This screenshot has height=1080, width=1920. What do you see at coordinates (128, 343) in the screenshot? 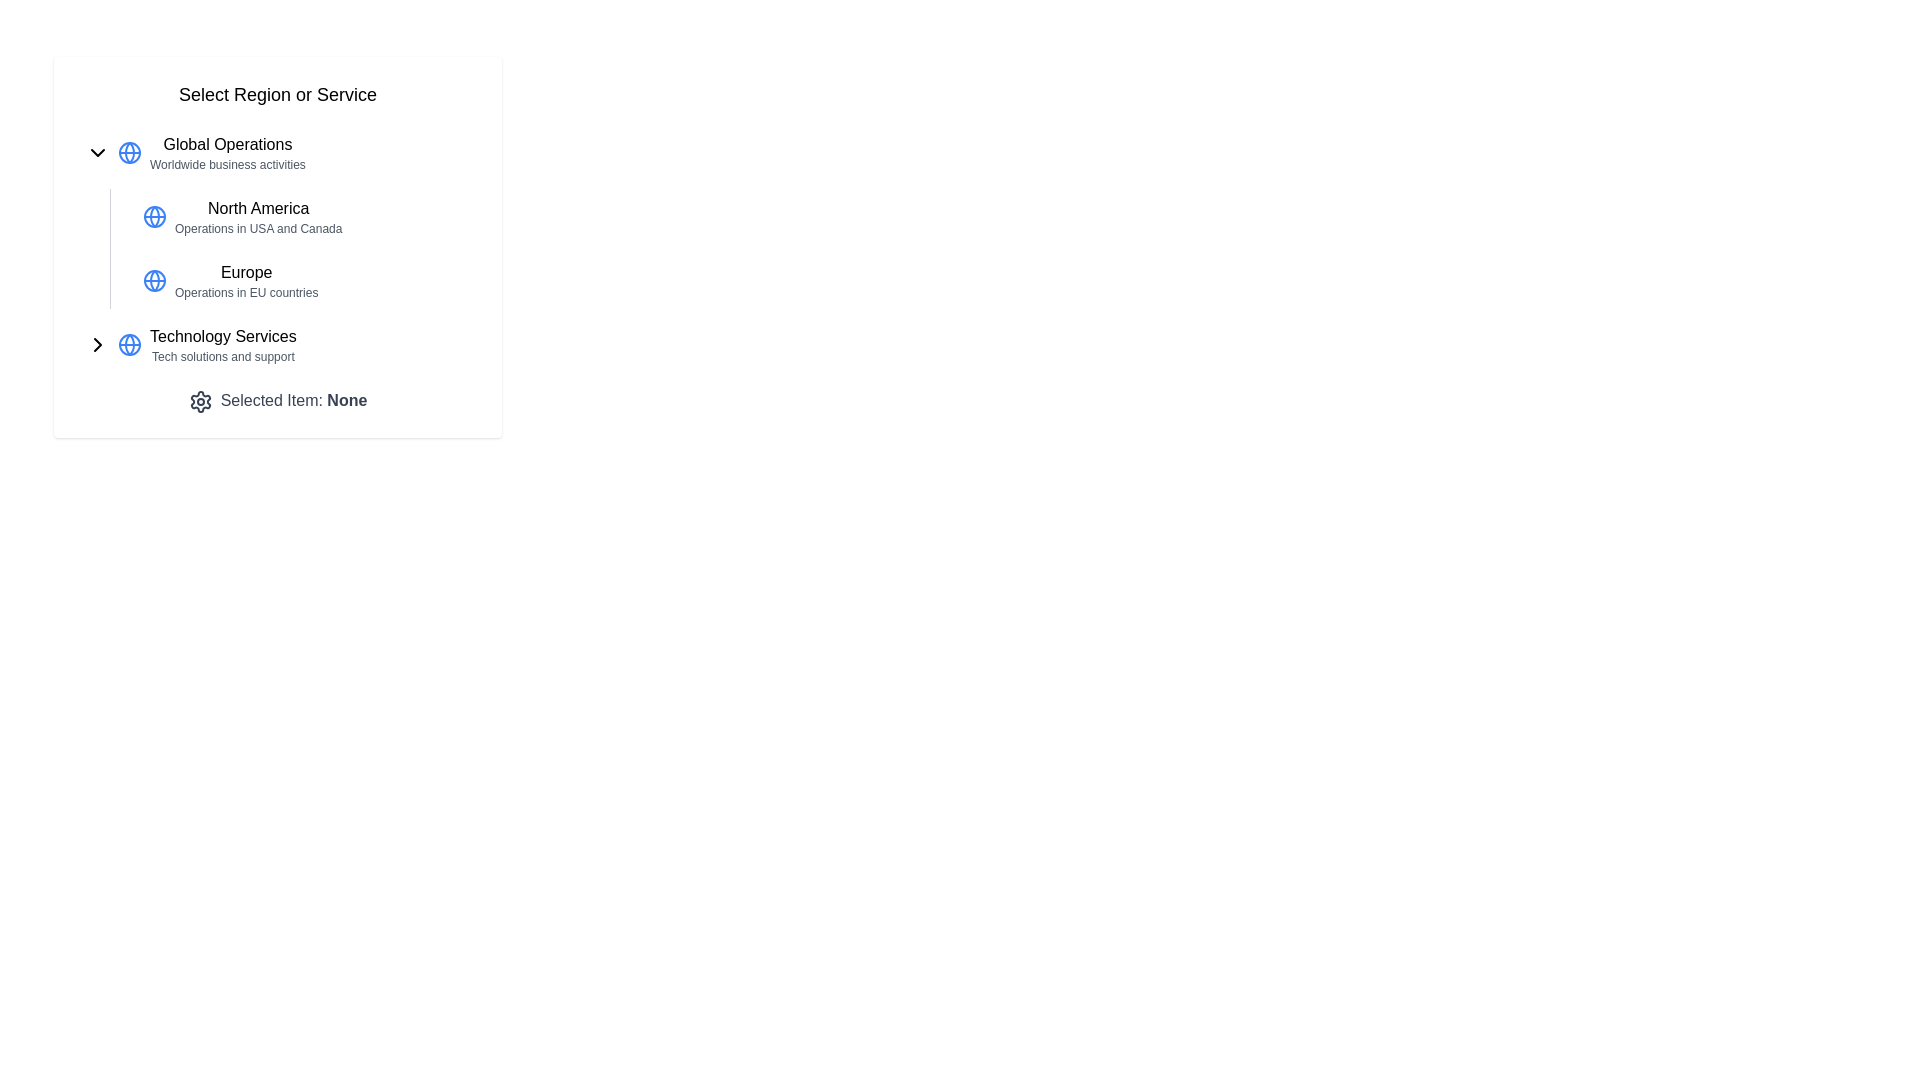
I see `the globe icon element` at bounding box center [128, 343].